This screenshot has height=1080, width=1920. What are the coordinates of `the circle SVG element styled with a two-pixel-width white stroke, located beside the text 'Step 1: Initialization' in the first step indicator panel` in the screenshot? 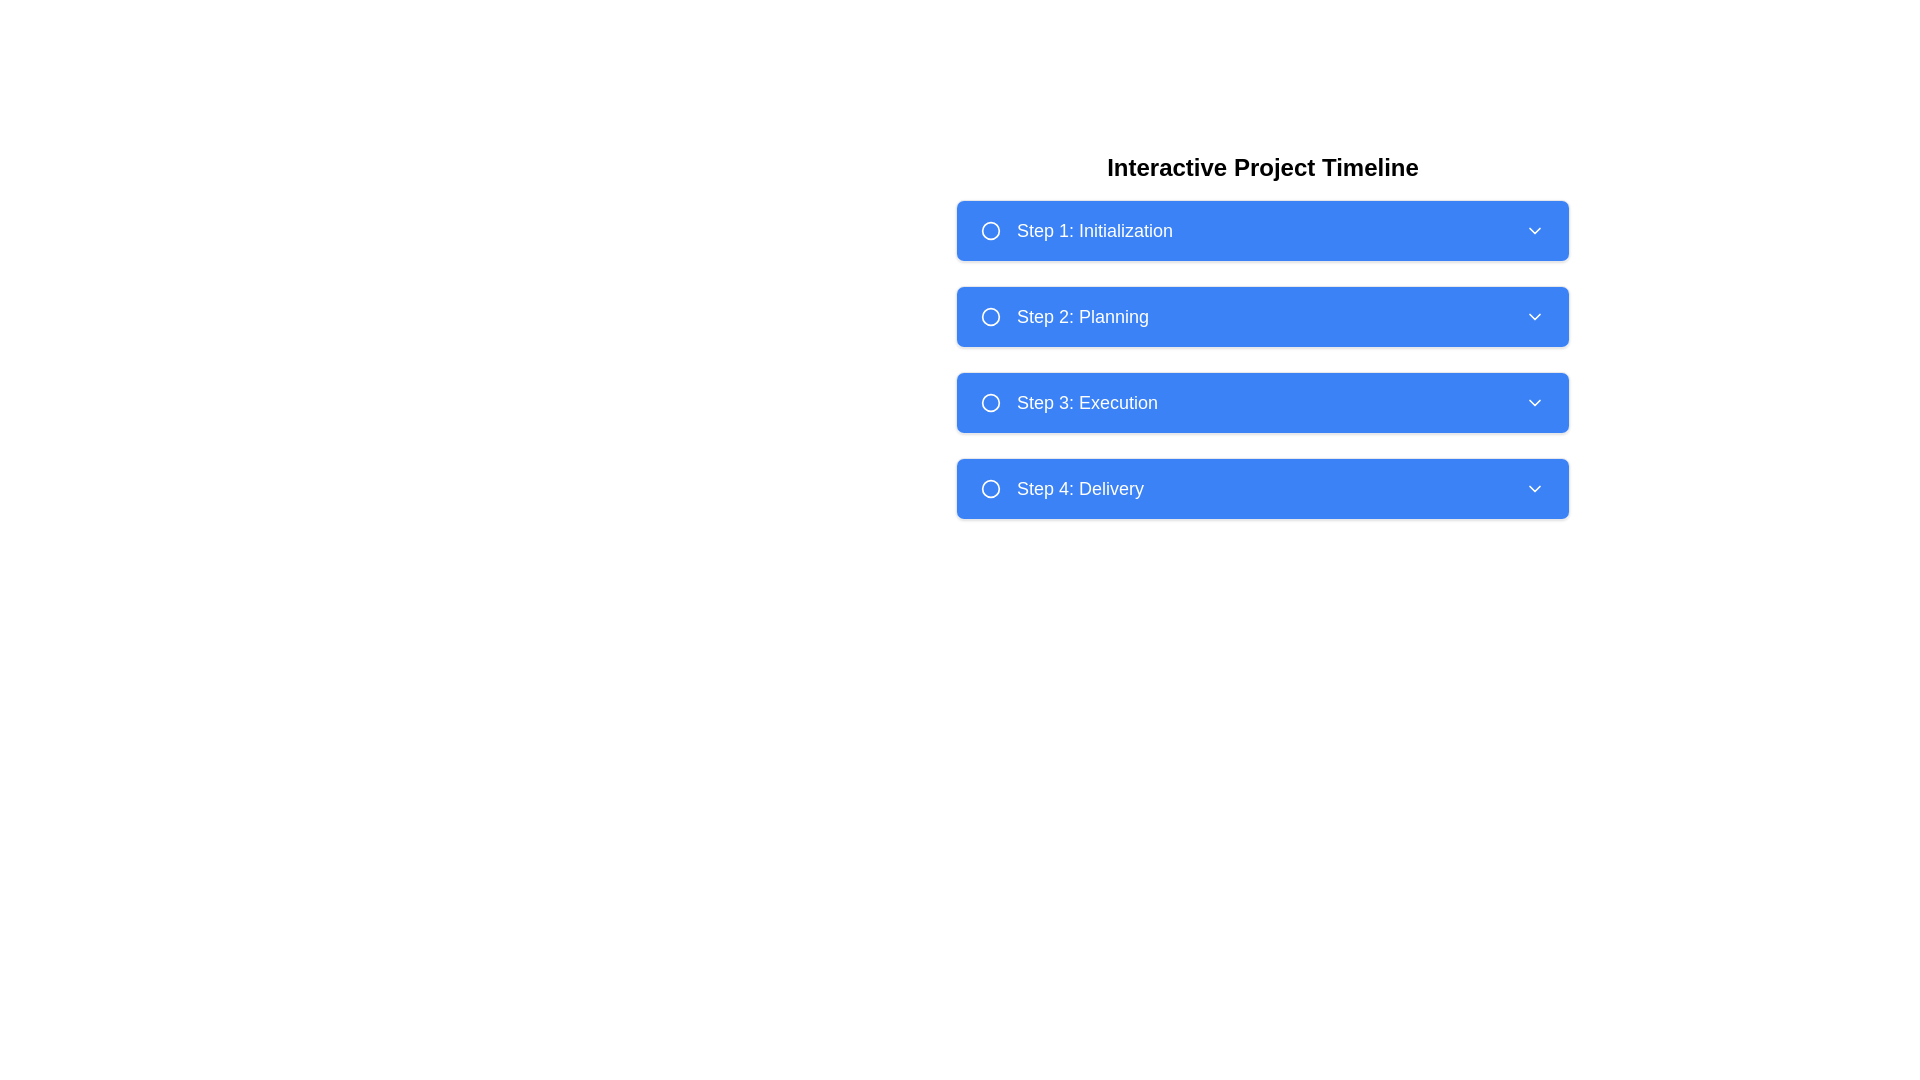 It's located at (990, 230).